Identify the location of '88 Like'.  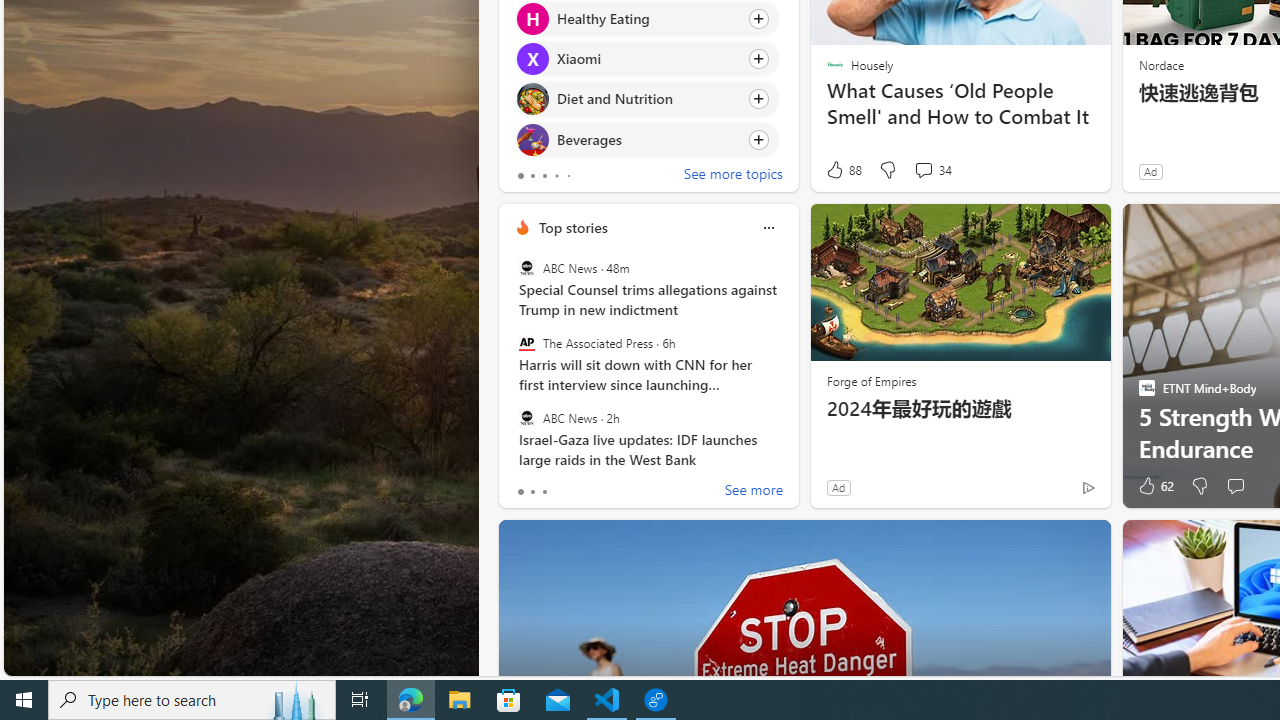
(843, 169).